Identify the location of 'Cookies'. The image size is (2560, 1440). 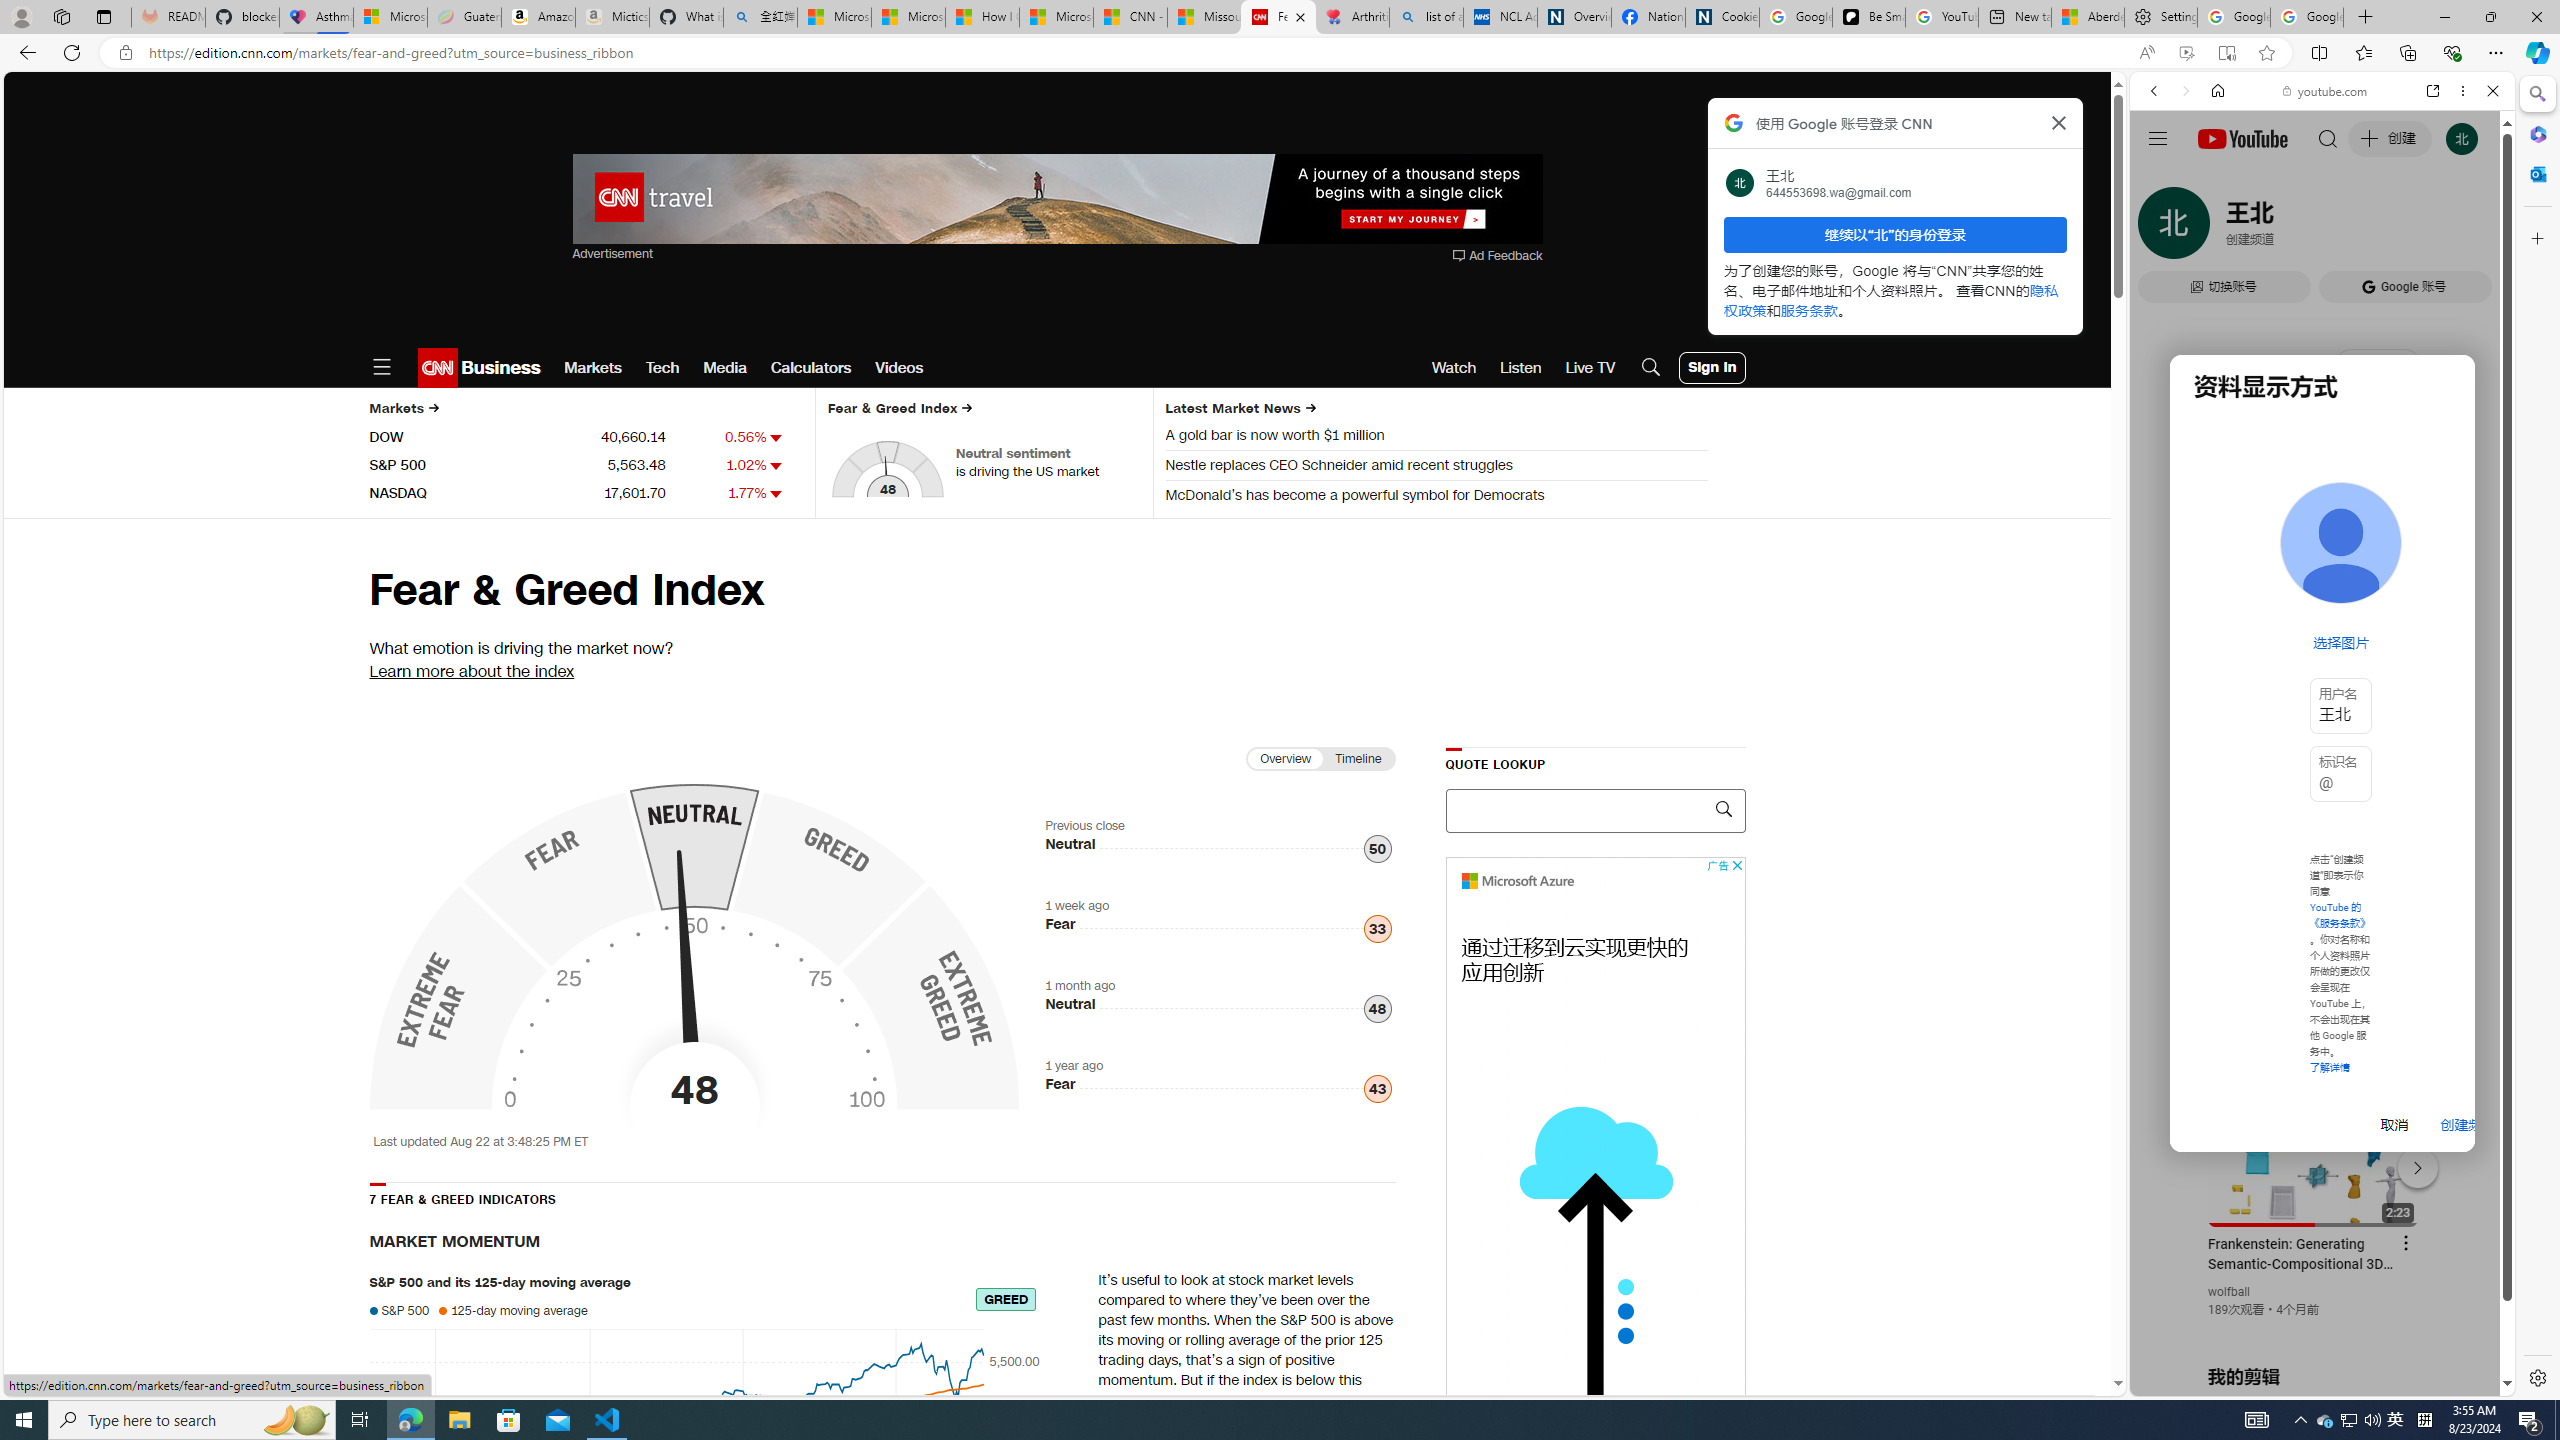
(1721, 16).